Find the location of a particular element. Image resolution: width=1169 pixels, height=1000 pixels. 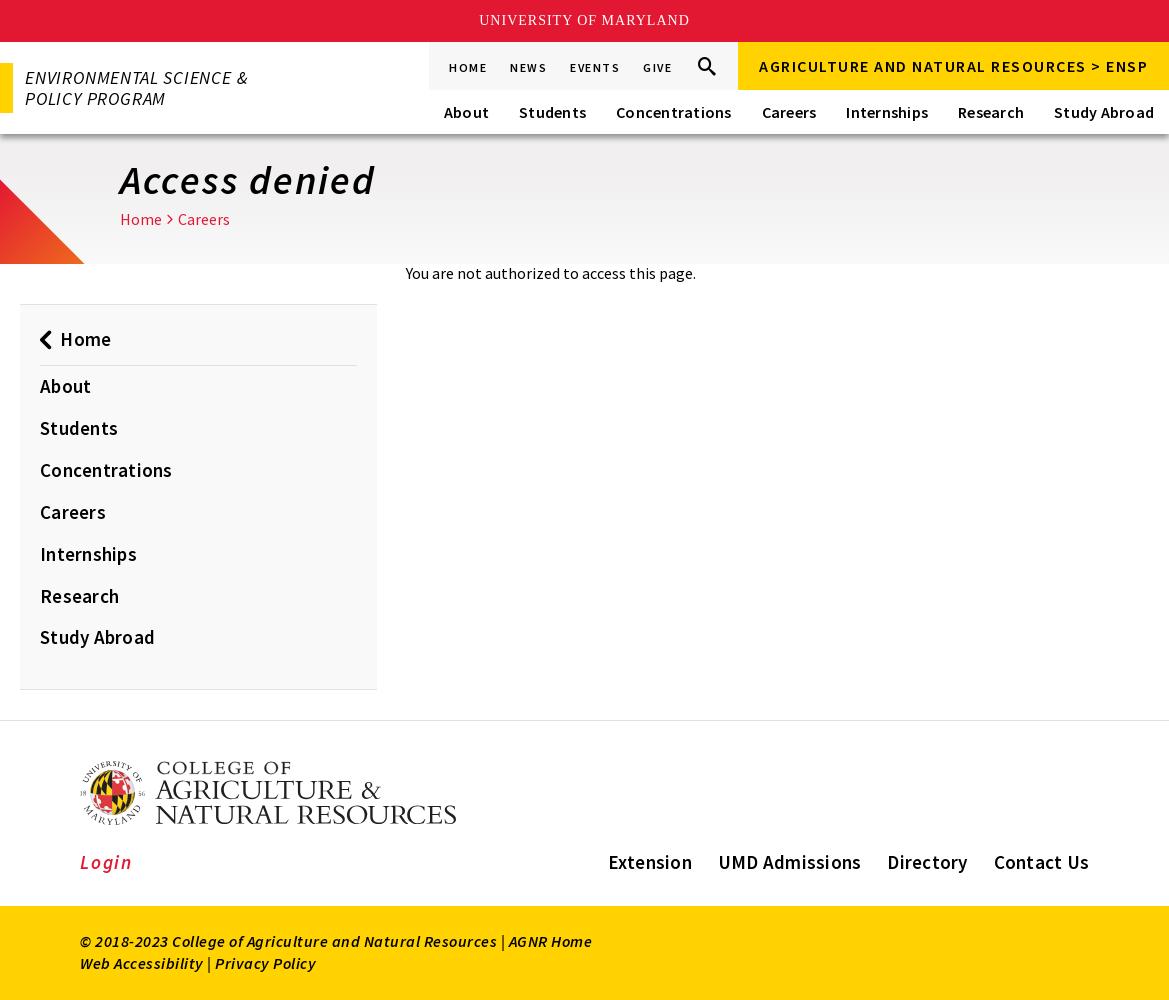

'You are not authorized to access this page.' is located at coordinates (550, 273).